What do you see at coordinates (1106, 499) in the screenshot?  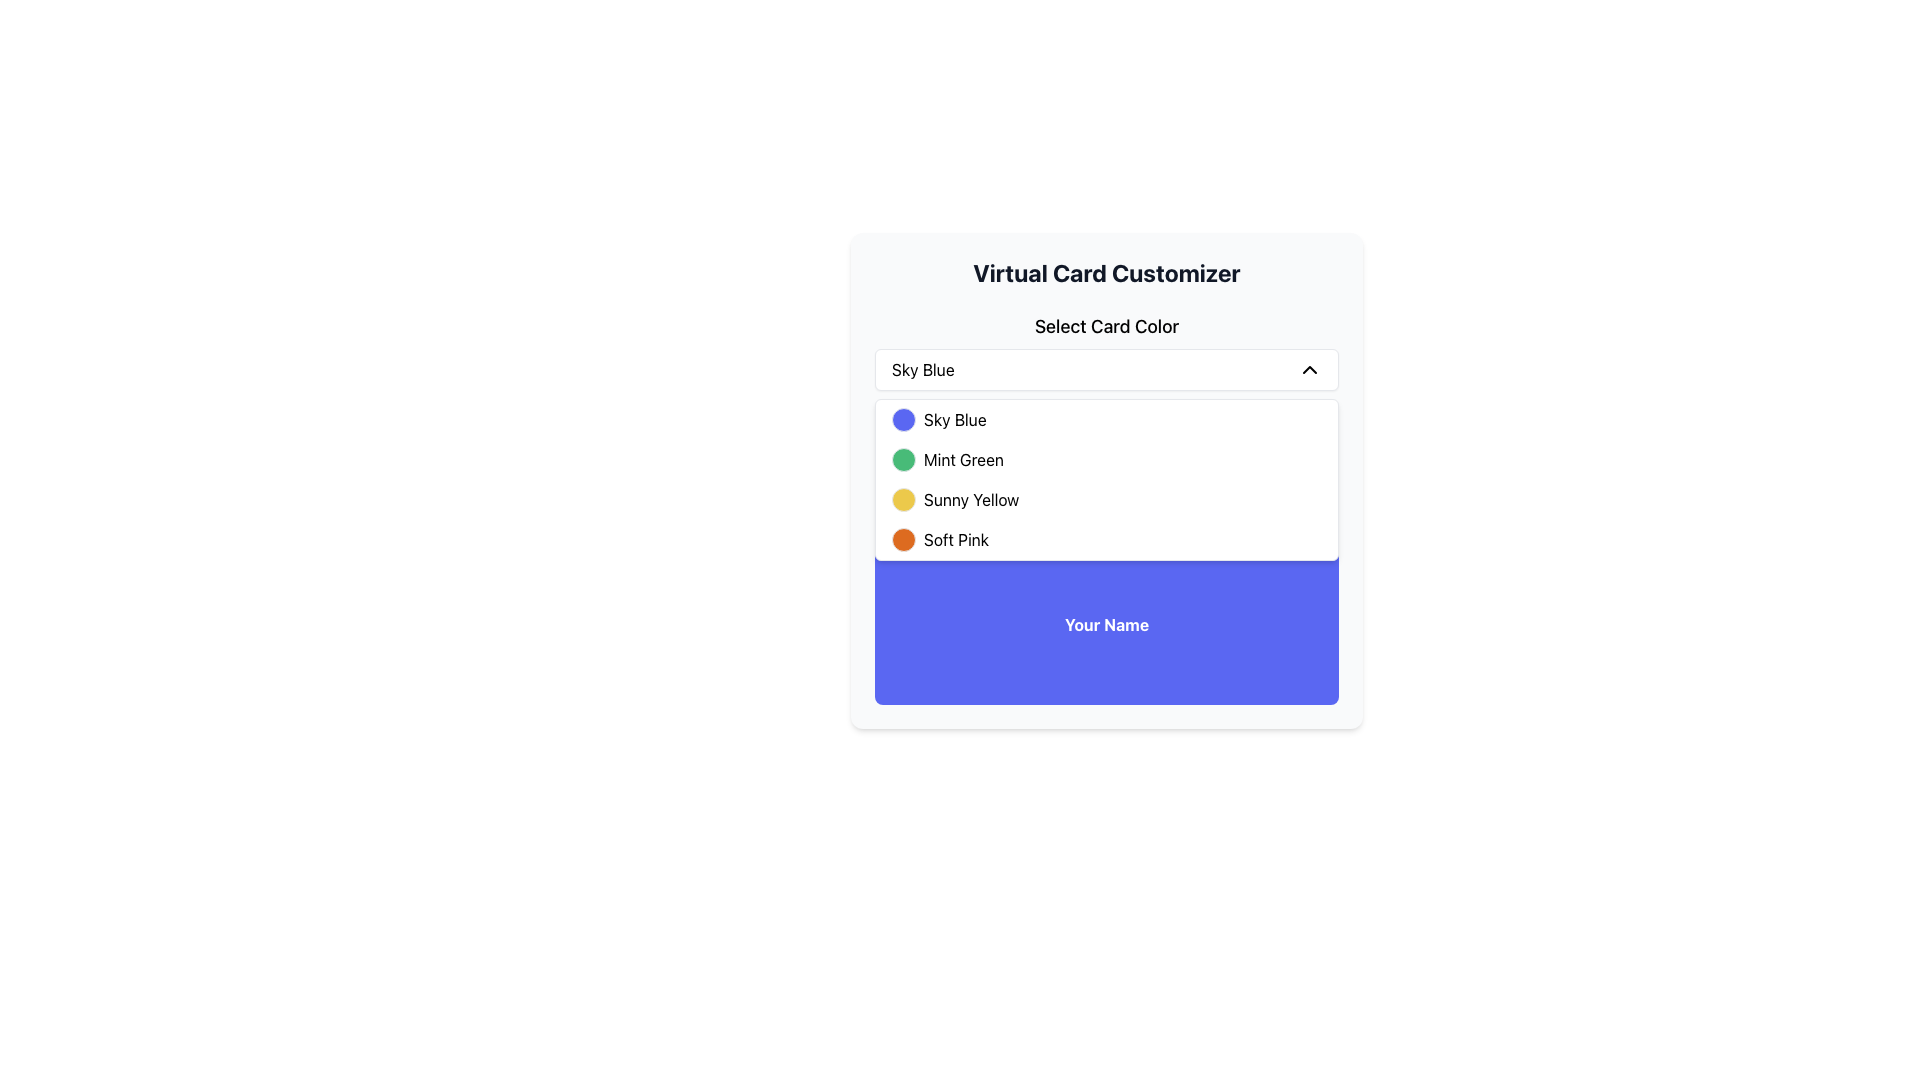 I see `the third option in the color selection dropdown menu labeled 'Sunny Yellow'` at bounding box center [1106, 499].